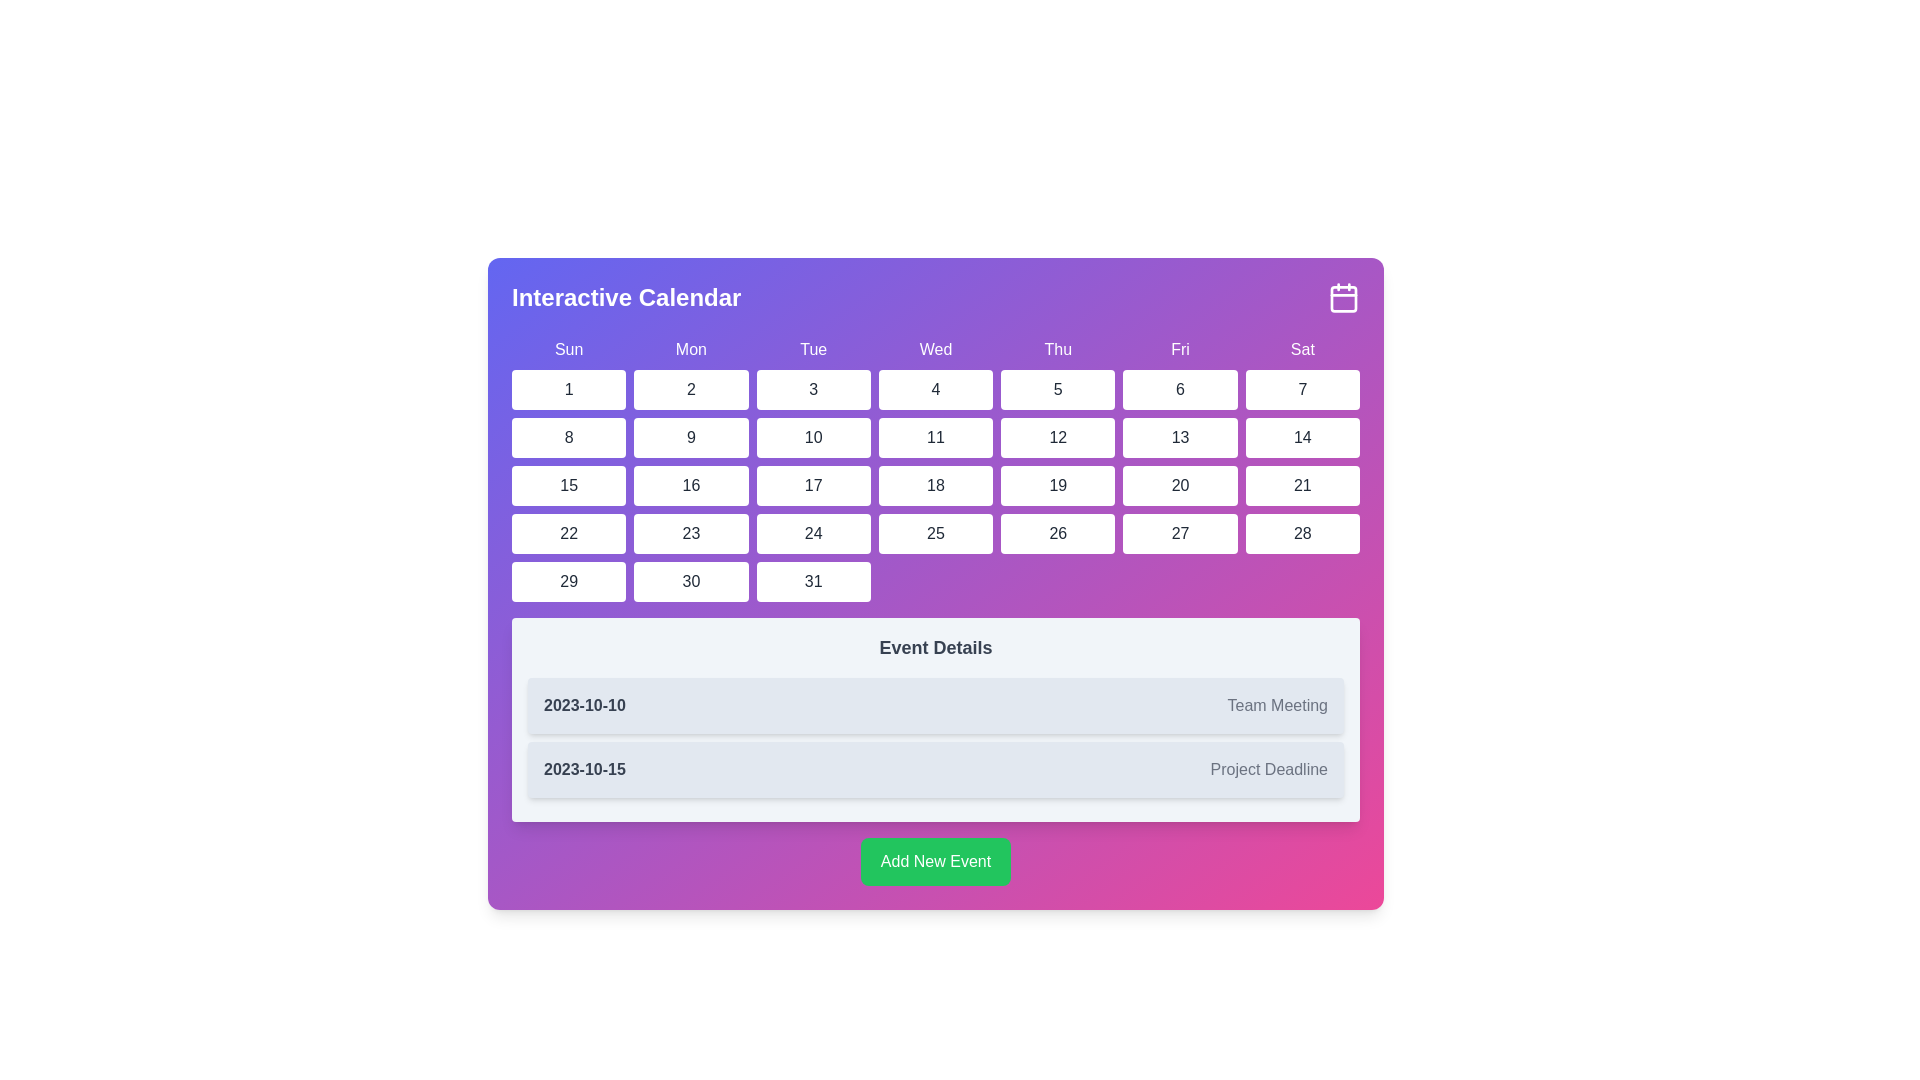 The width and height of the screenshot is (1920, 1080). I want to click on the rectangular button with a white background and '10' in black font, located under the 'Tue' column in the calendar grid, so click(813, 437).